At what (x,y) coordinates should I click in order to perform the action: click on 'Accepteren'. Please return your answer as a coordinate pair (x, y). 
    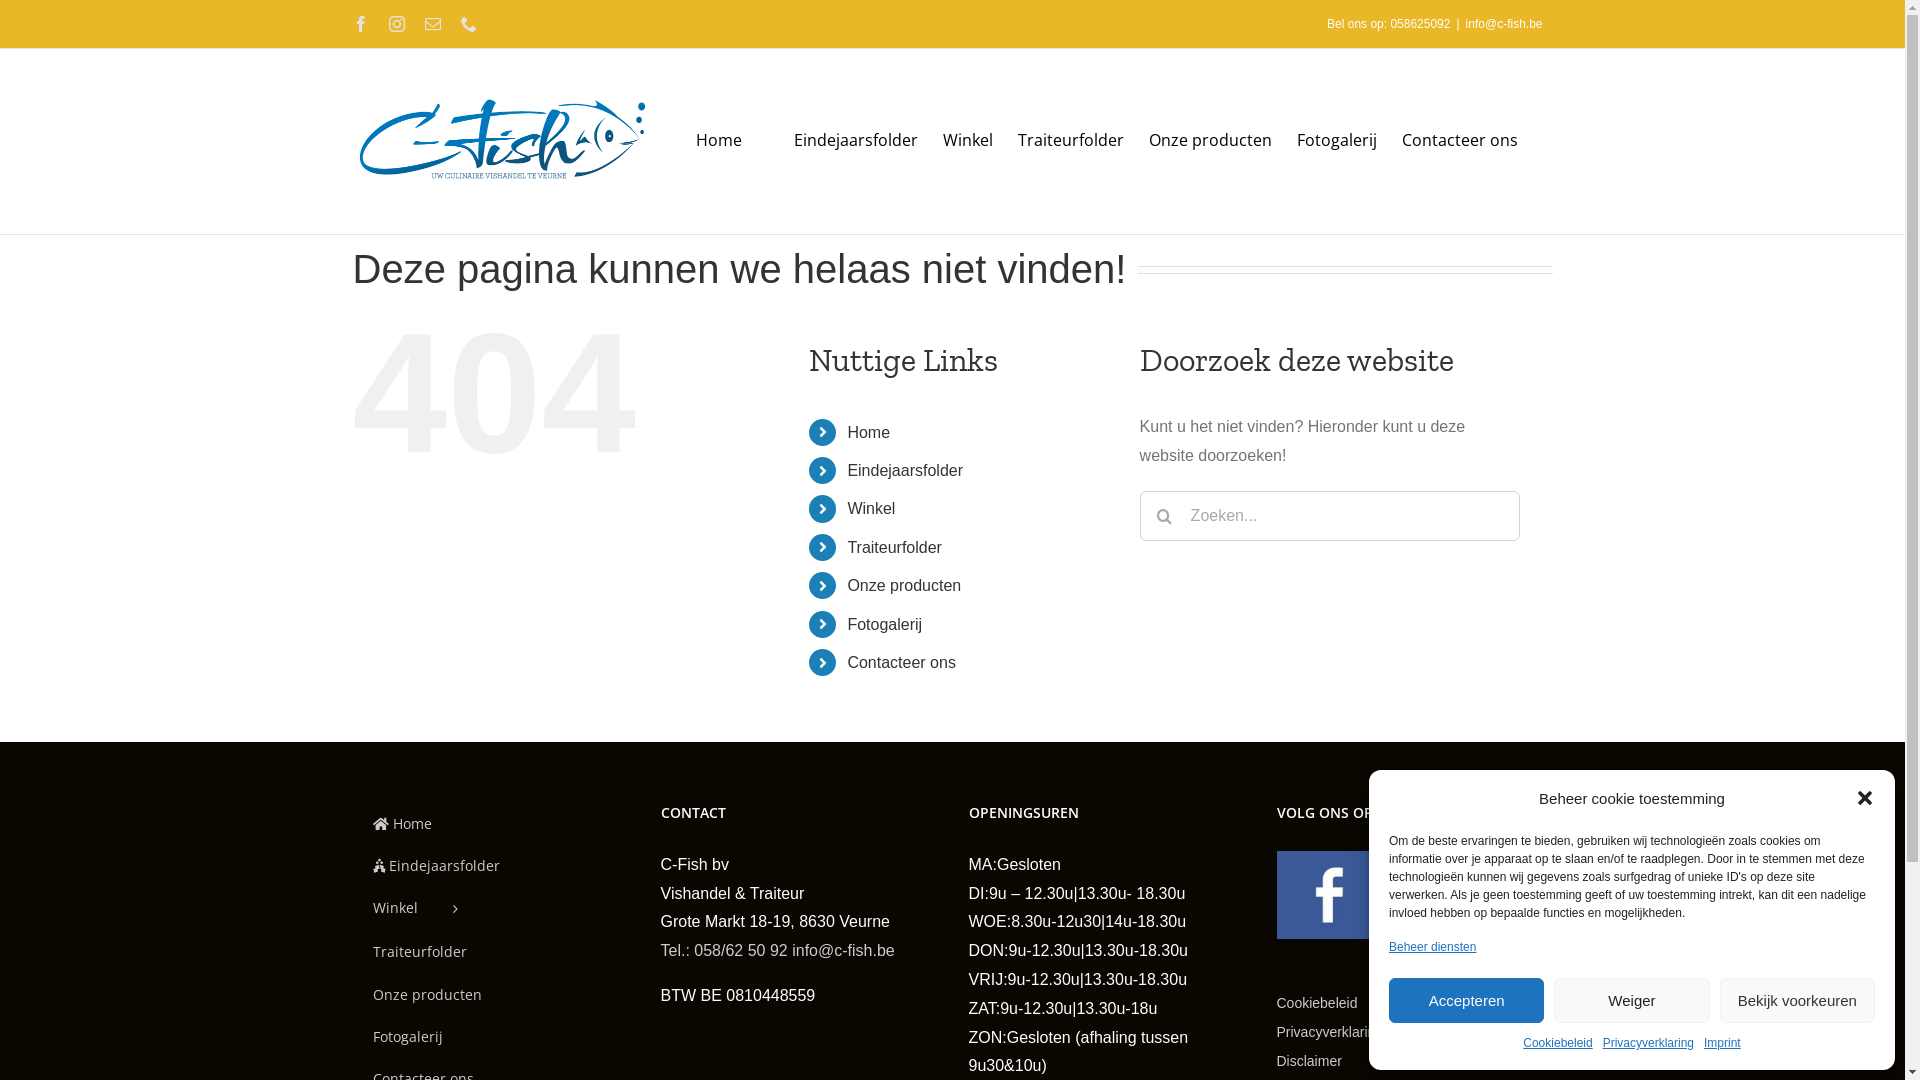
    Looking at the image, I should click on (1466, 1000).